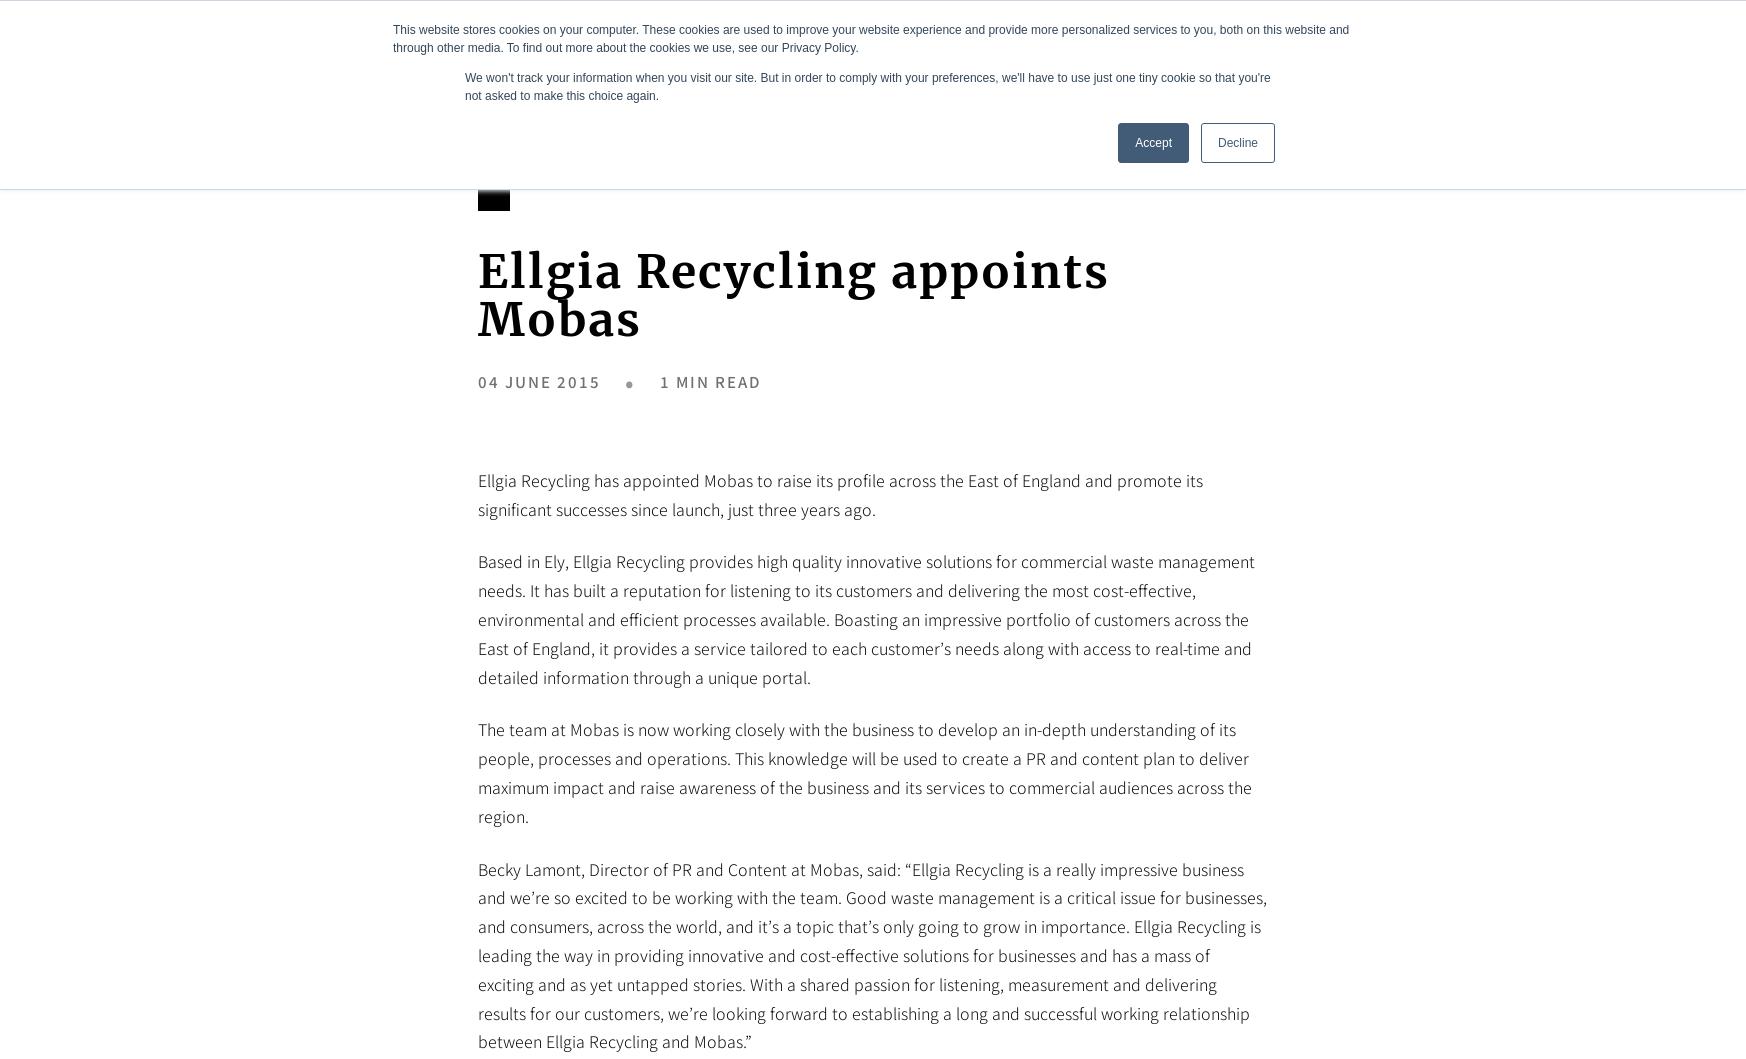 The image size is (1746, 1059). I want to click on '04 June 2015', so click(538, 379).